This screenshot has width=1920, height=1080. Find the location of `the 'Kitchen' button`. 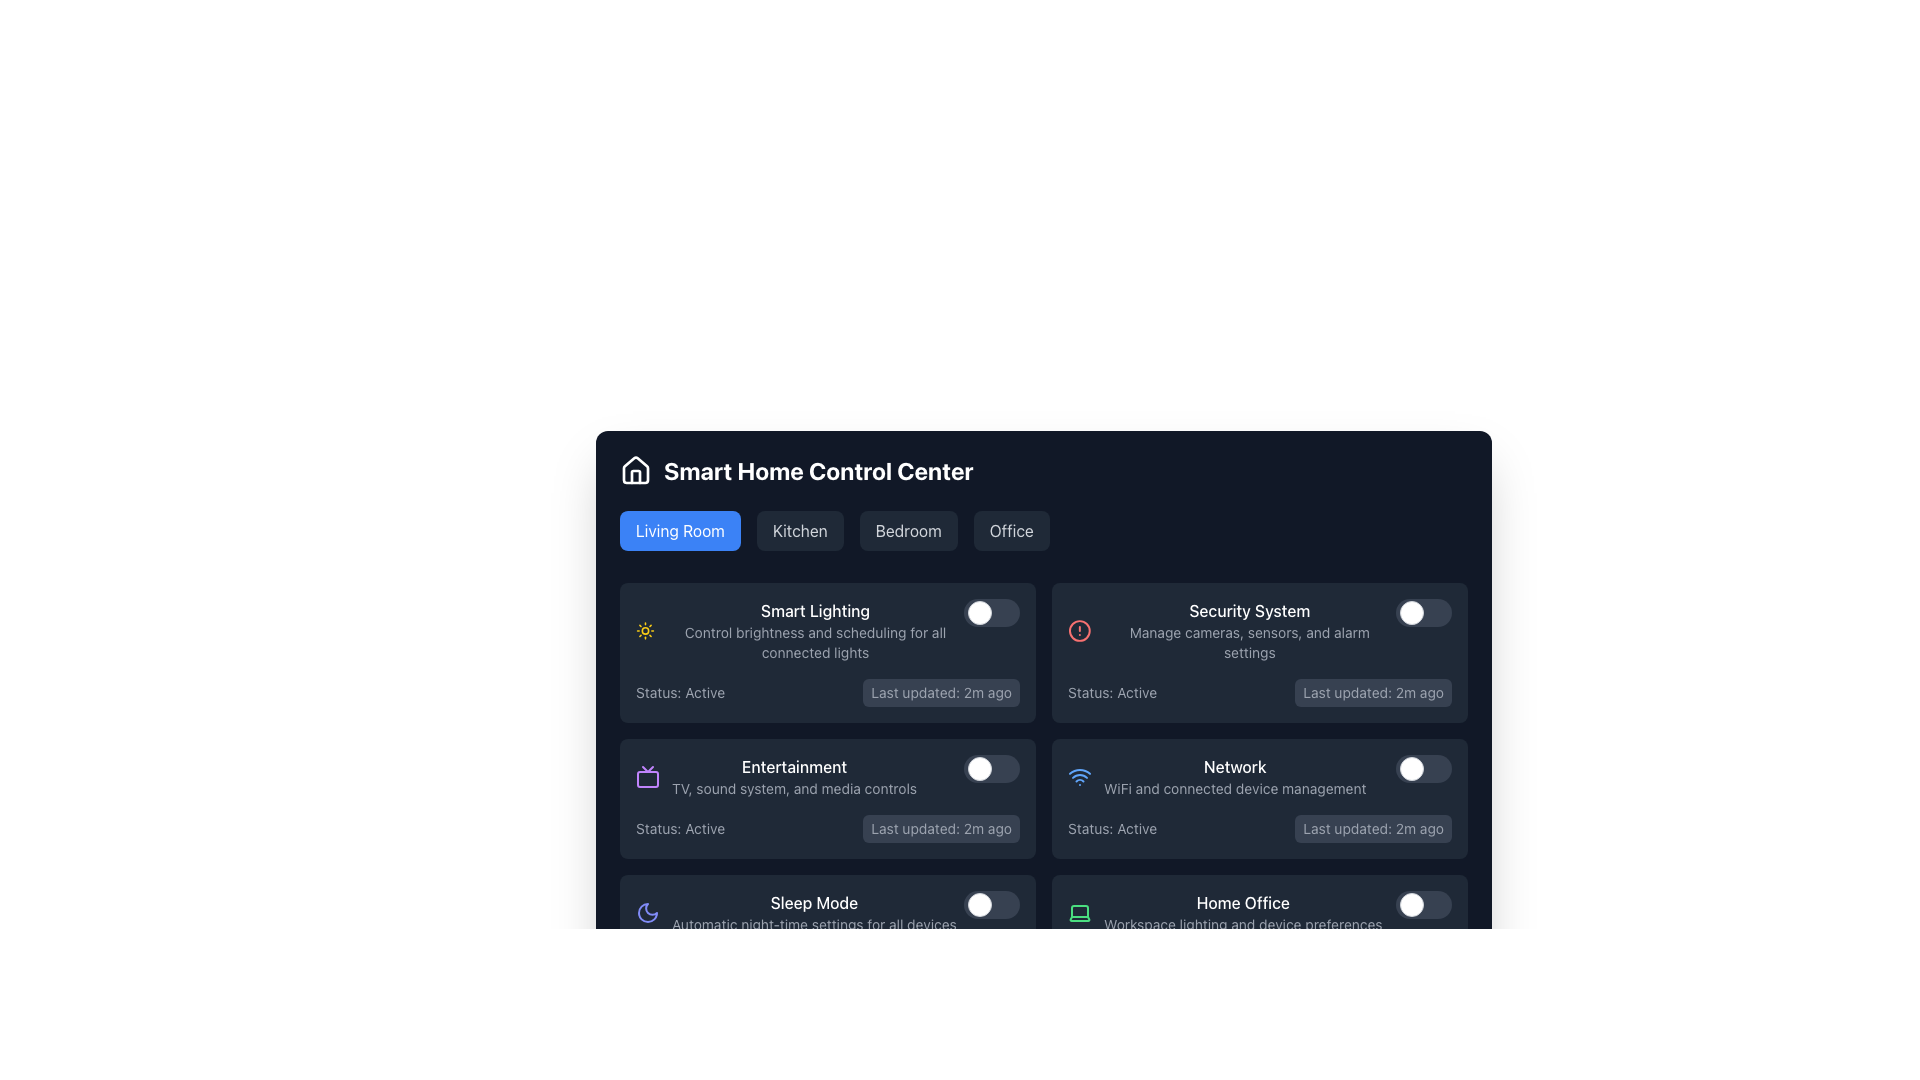

the 'Kitchen' button is located at coordinates (800, 530).